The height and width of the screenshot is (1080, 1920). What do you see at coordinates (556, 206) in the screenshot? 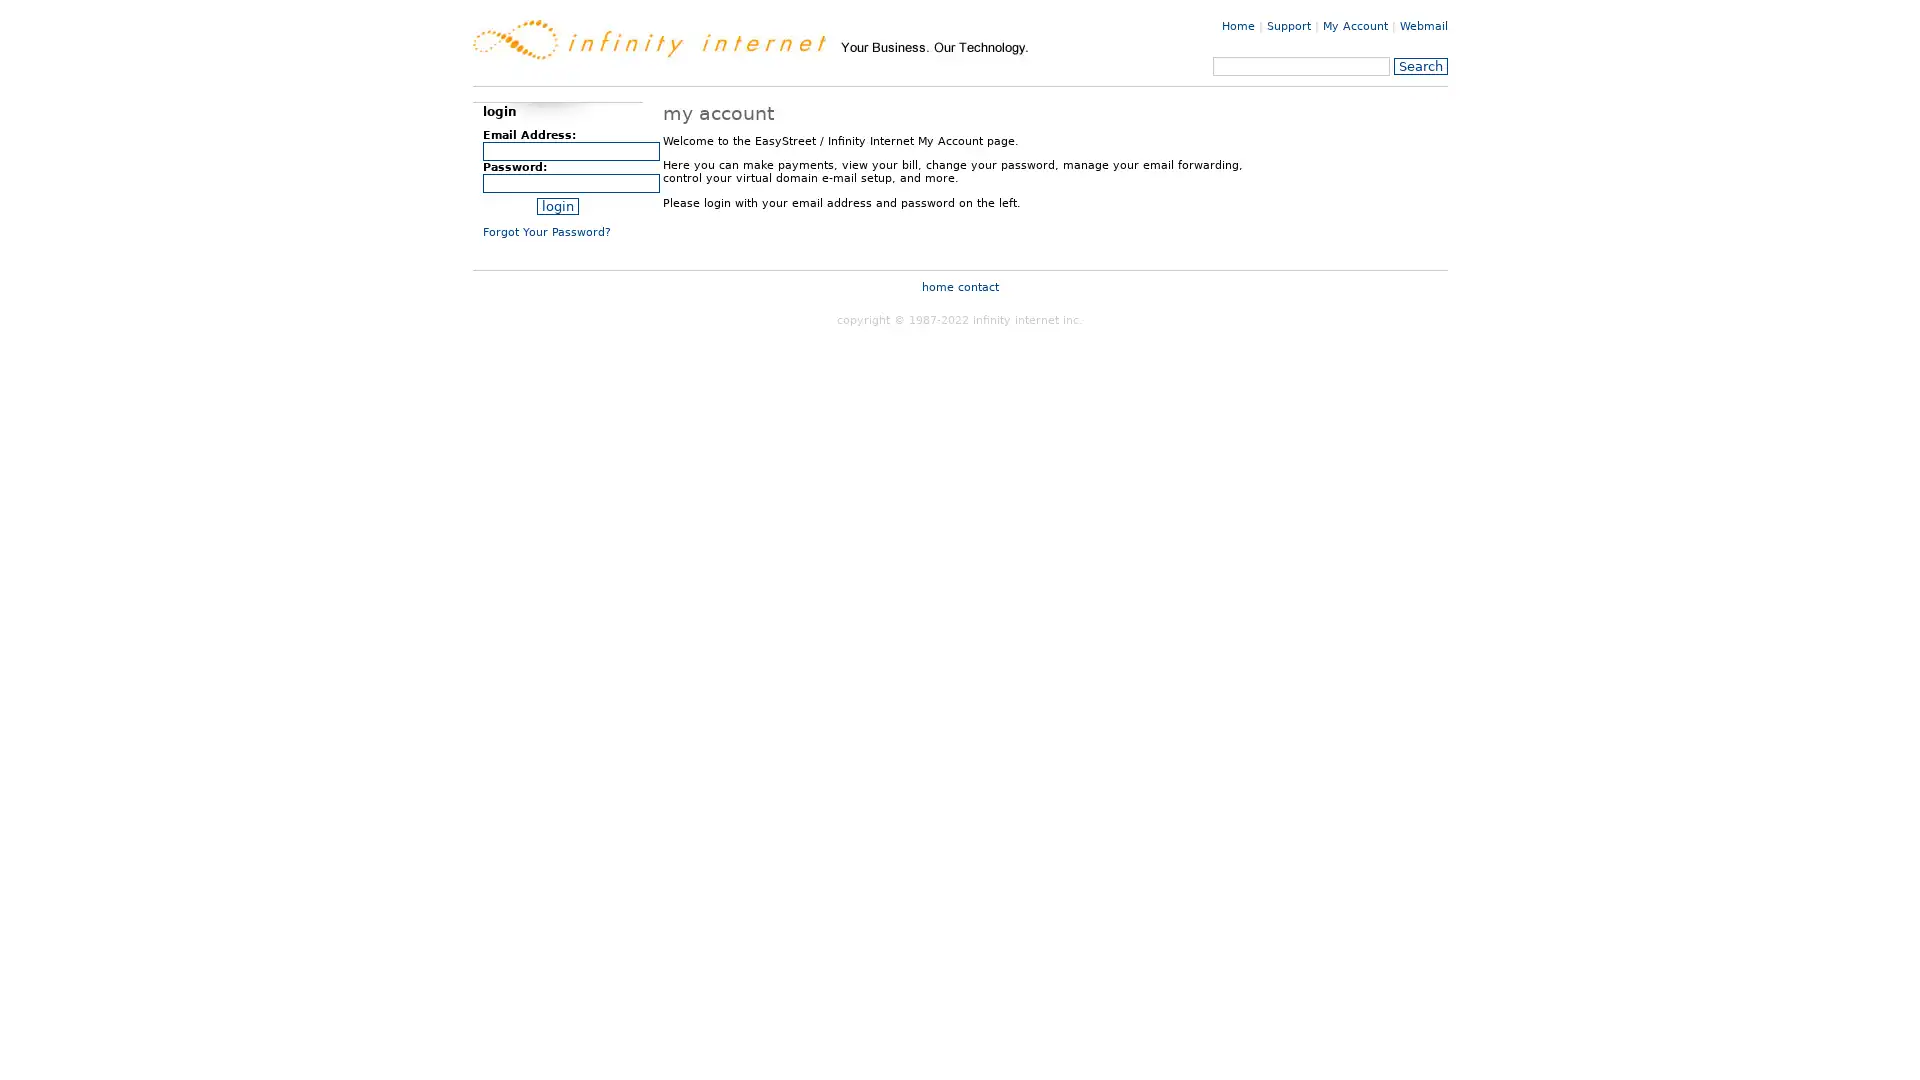
I see `login` at bounding box center [556, 206].